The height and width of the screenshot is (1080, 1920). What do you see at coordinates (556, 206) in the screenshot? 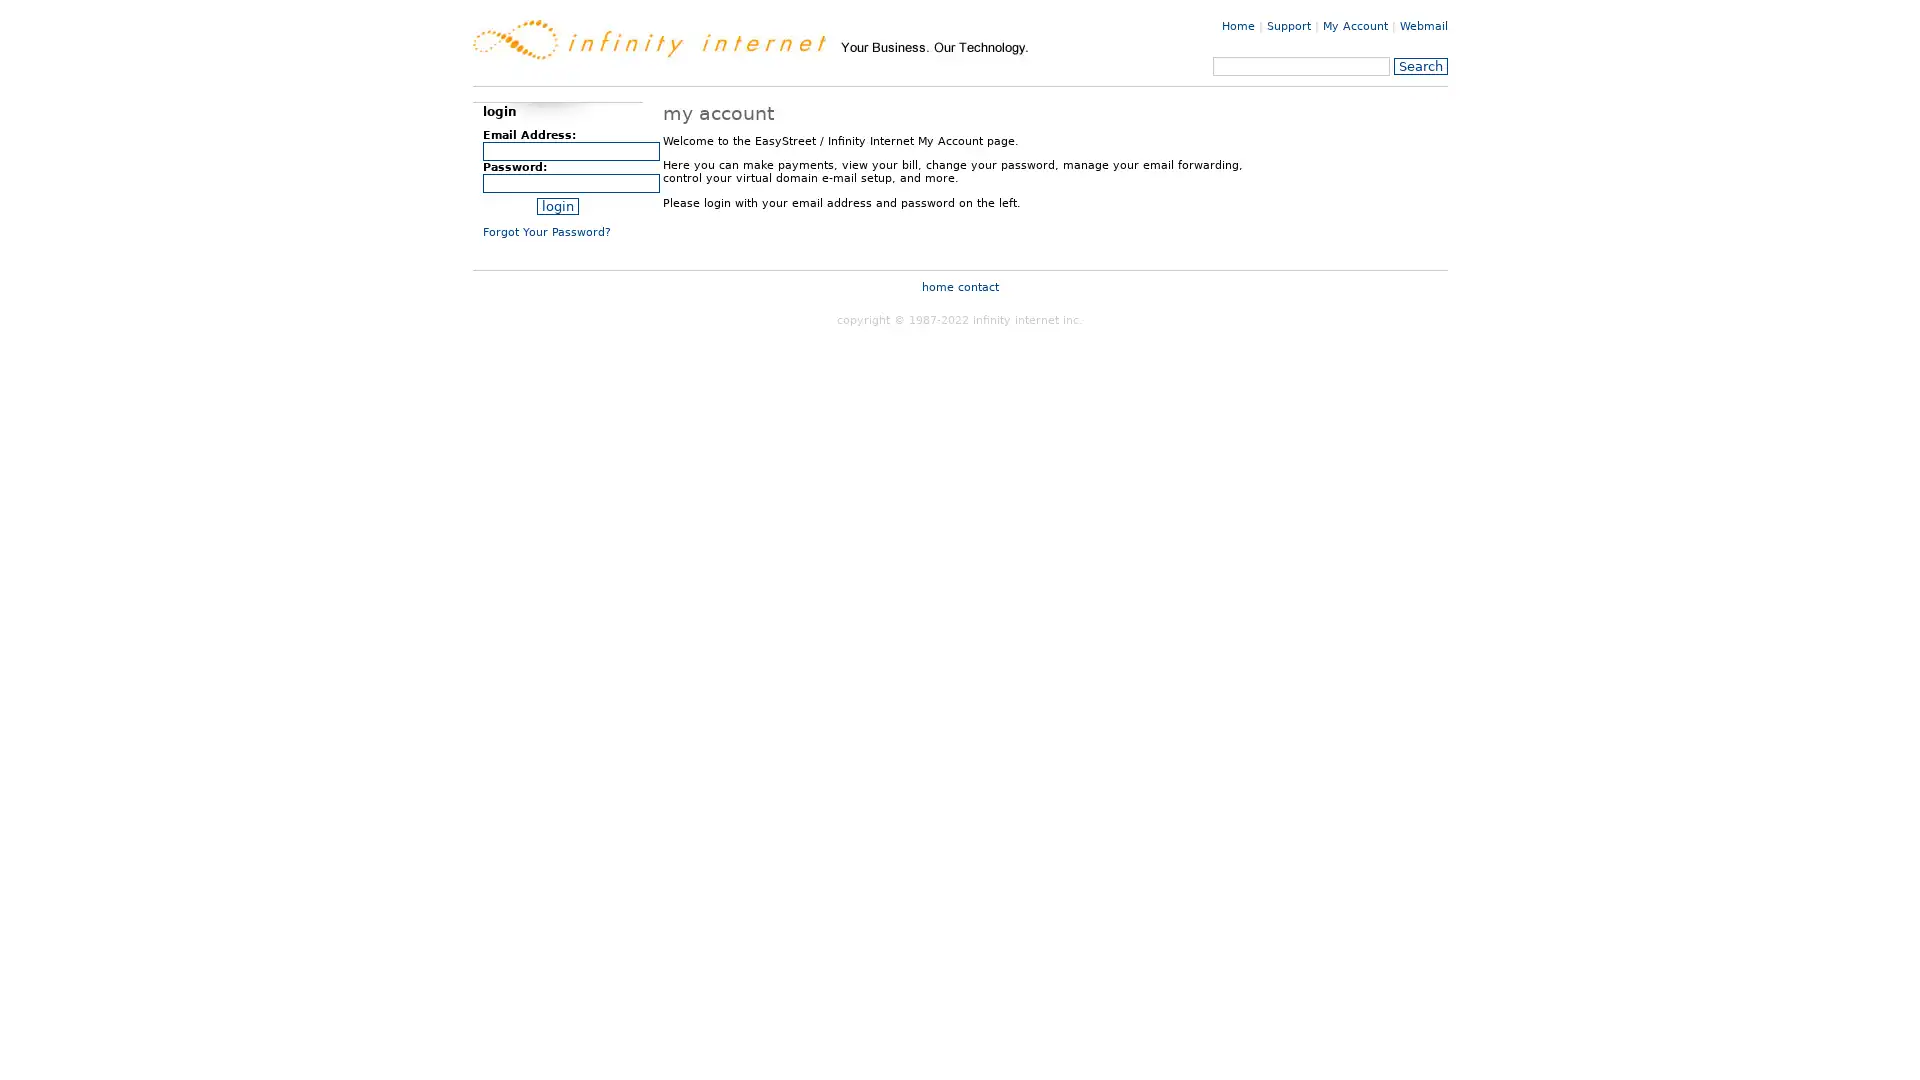
I see `login` at bounding box center [556, 206].